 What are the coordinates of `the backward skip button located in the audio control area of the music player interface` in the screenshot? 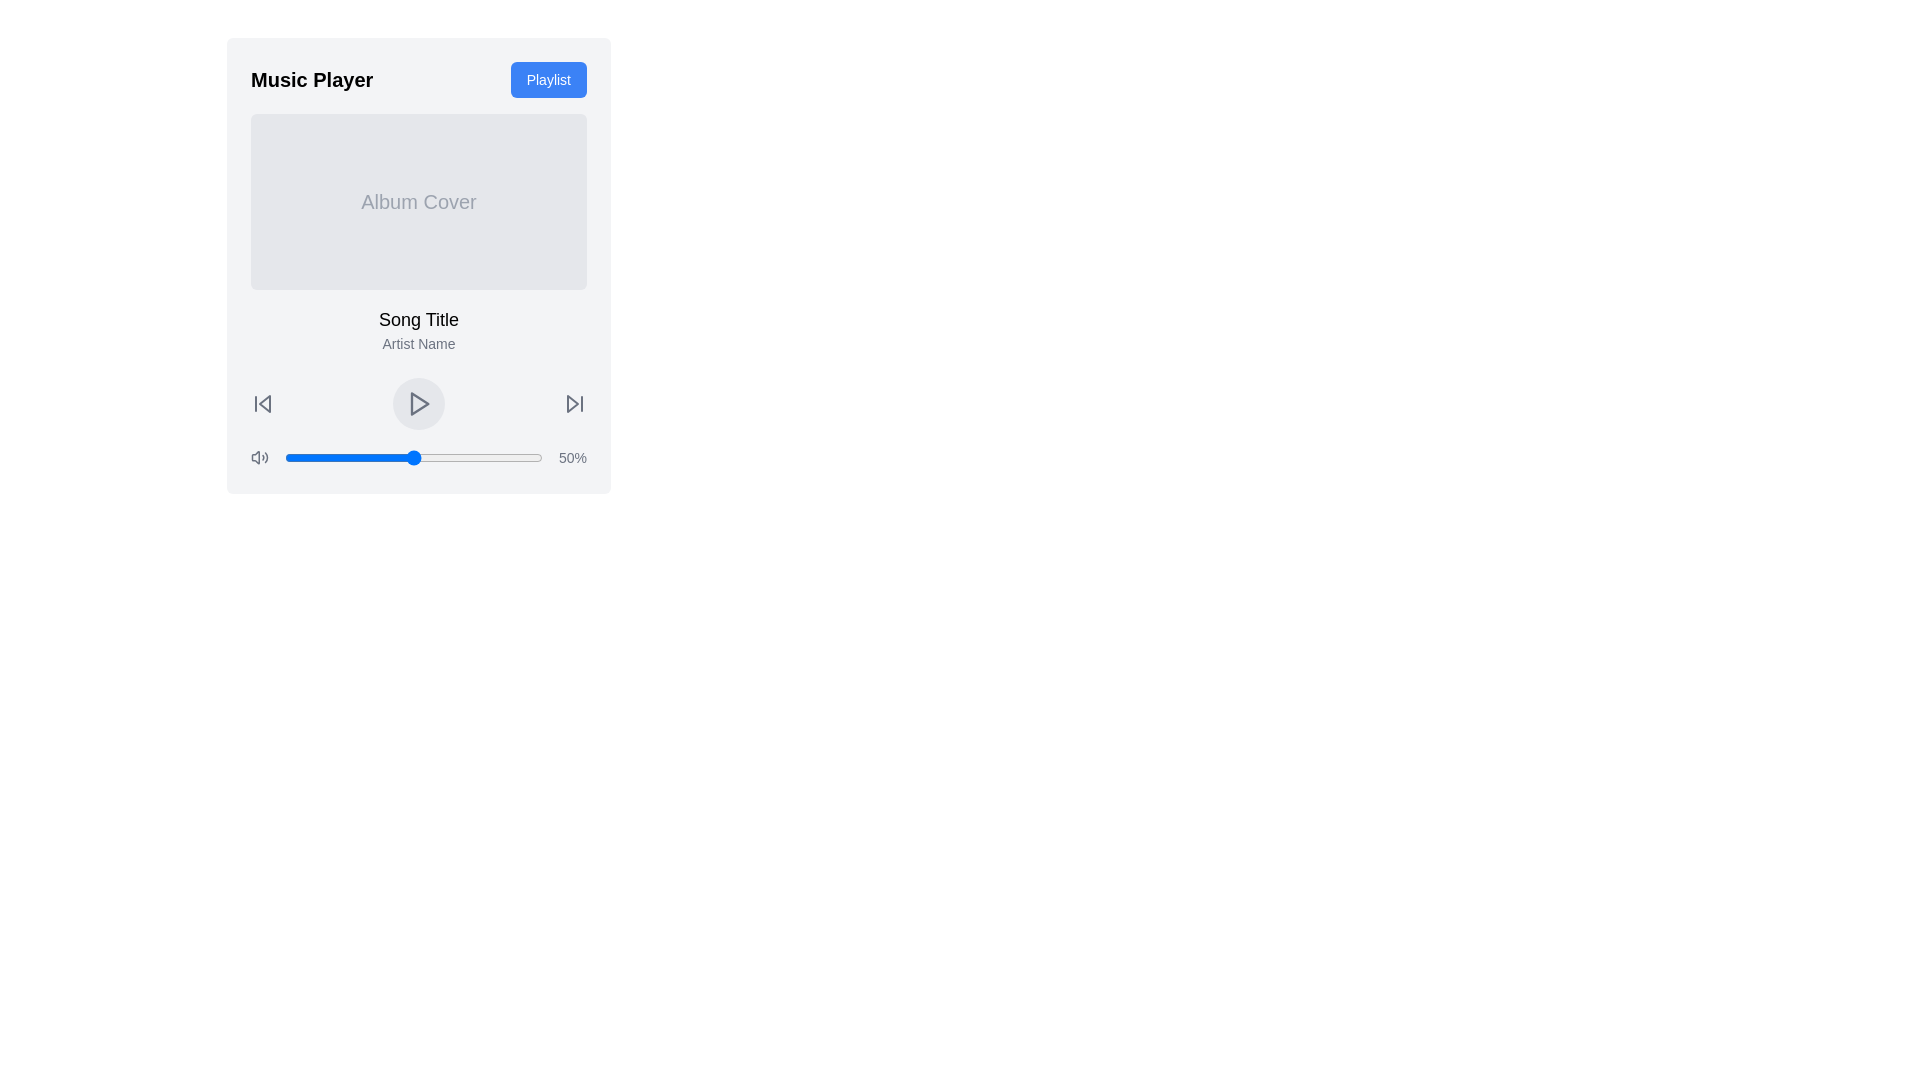 It's located at (262, 404).